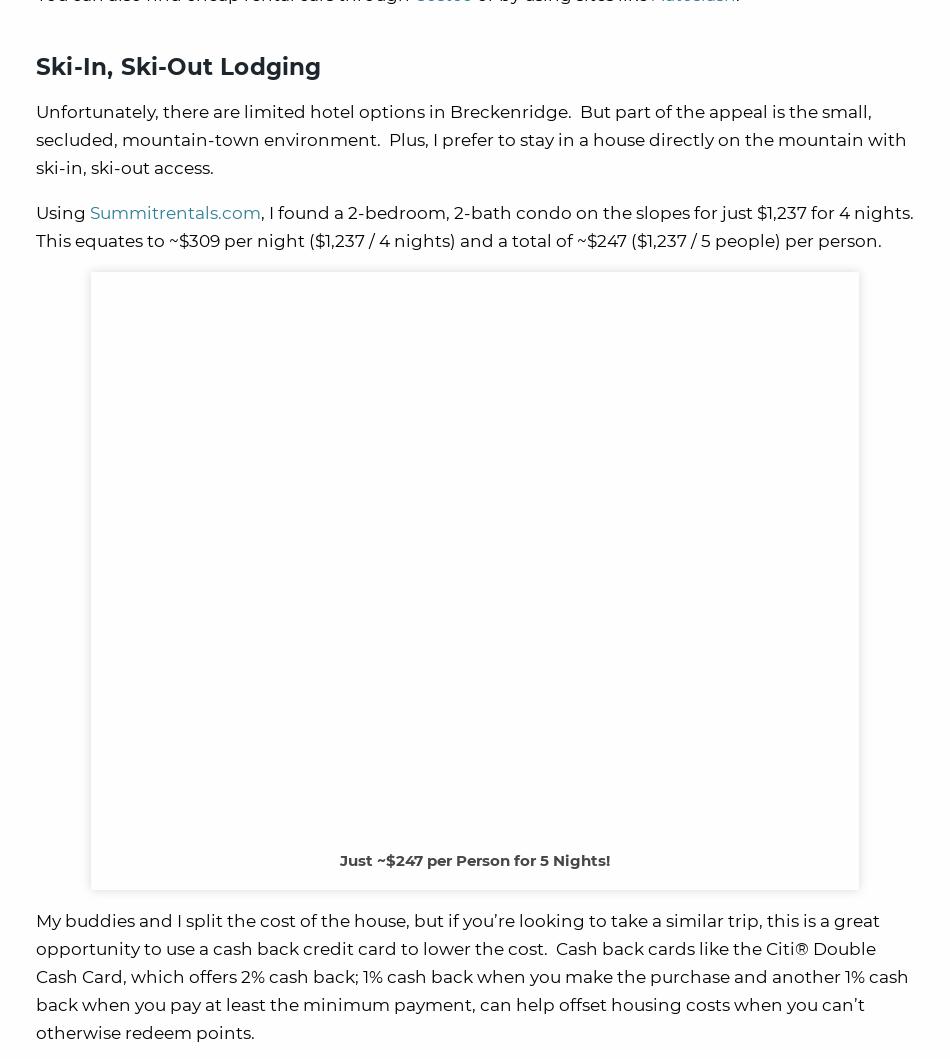 The height and width of the screenshot is (1059, 950). I want to click on 'when you pay at least the minimum payment, can help offset housing costs when you can’t otherwise redeem points.', so click(449, 1017).